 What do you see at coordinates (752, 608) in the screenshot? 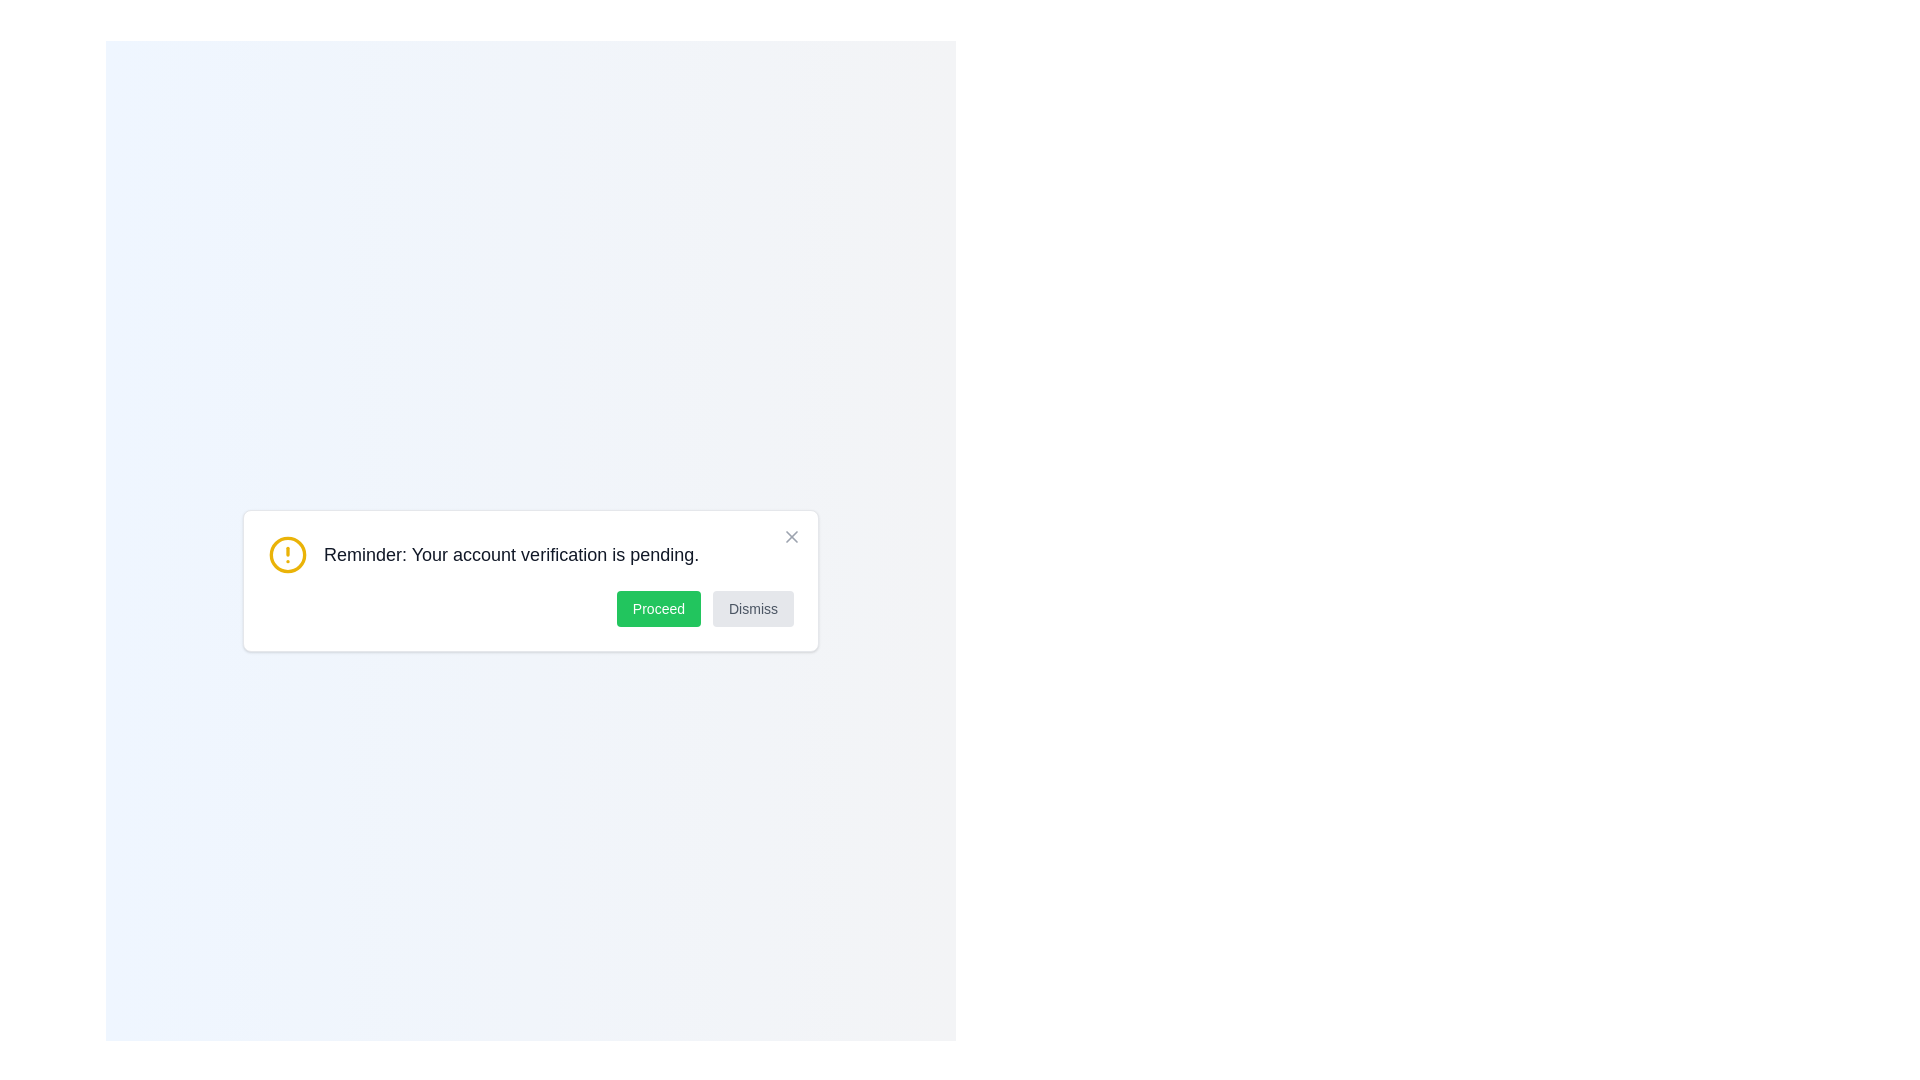
I see `the 'Dismiss' button located at the bottom-right corner of the interface with a gray background and rounded corners` at bounding box center [752, 608].